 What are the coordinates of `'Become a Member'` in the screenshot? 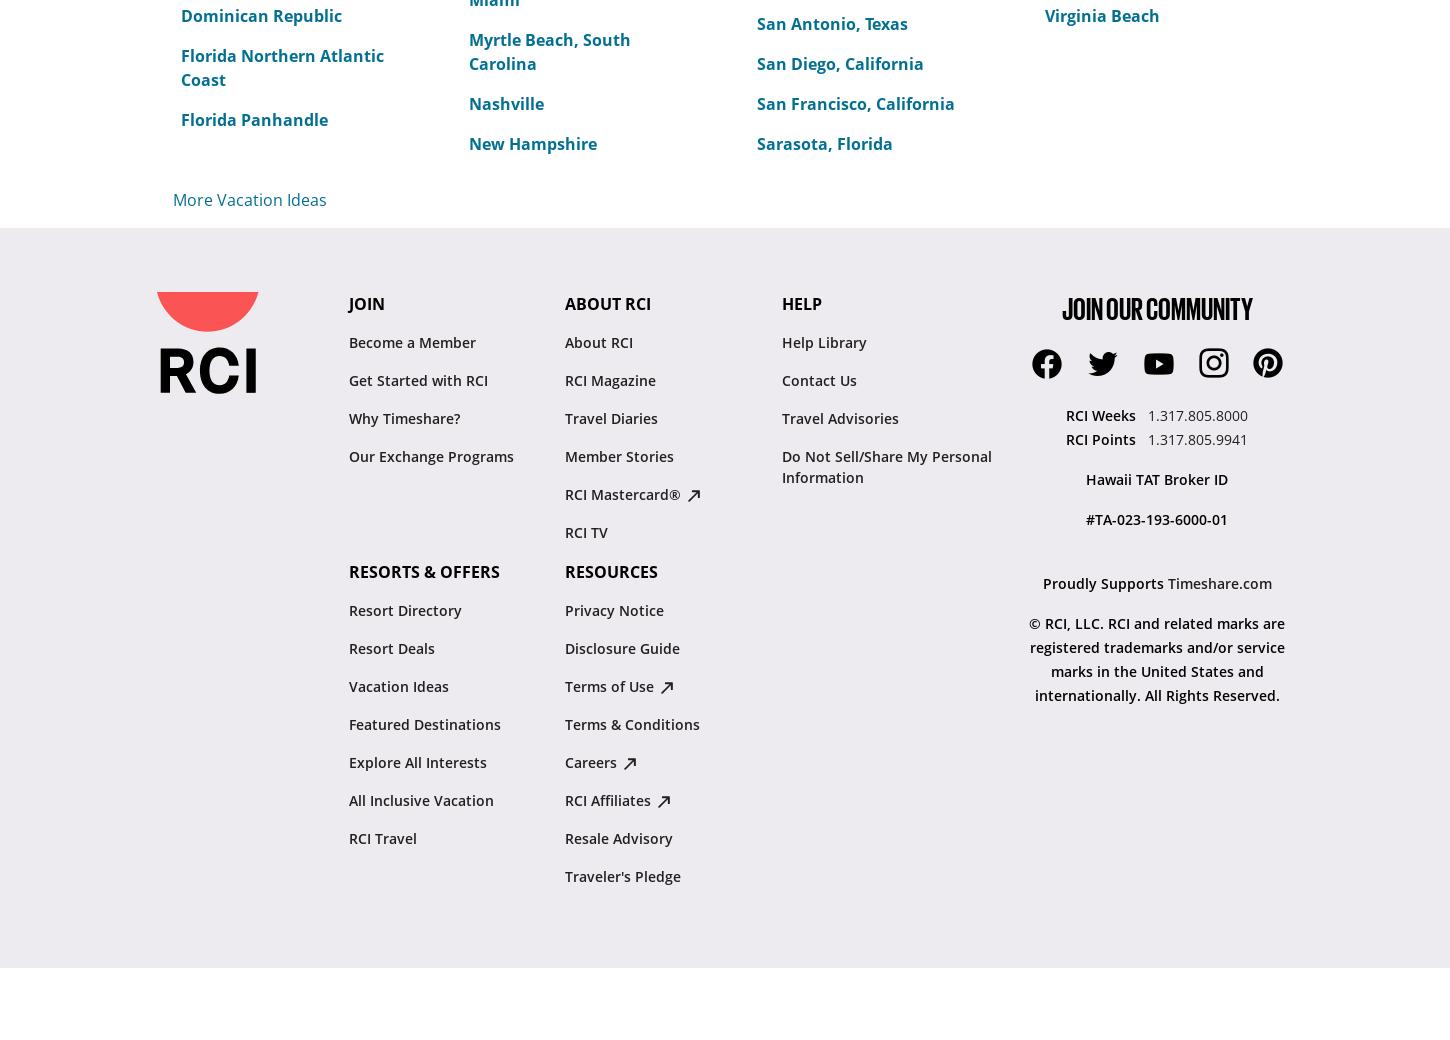 It's located at (411, 341).